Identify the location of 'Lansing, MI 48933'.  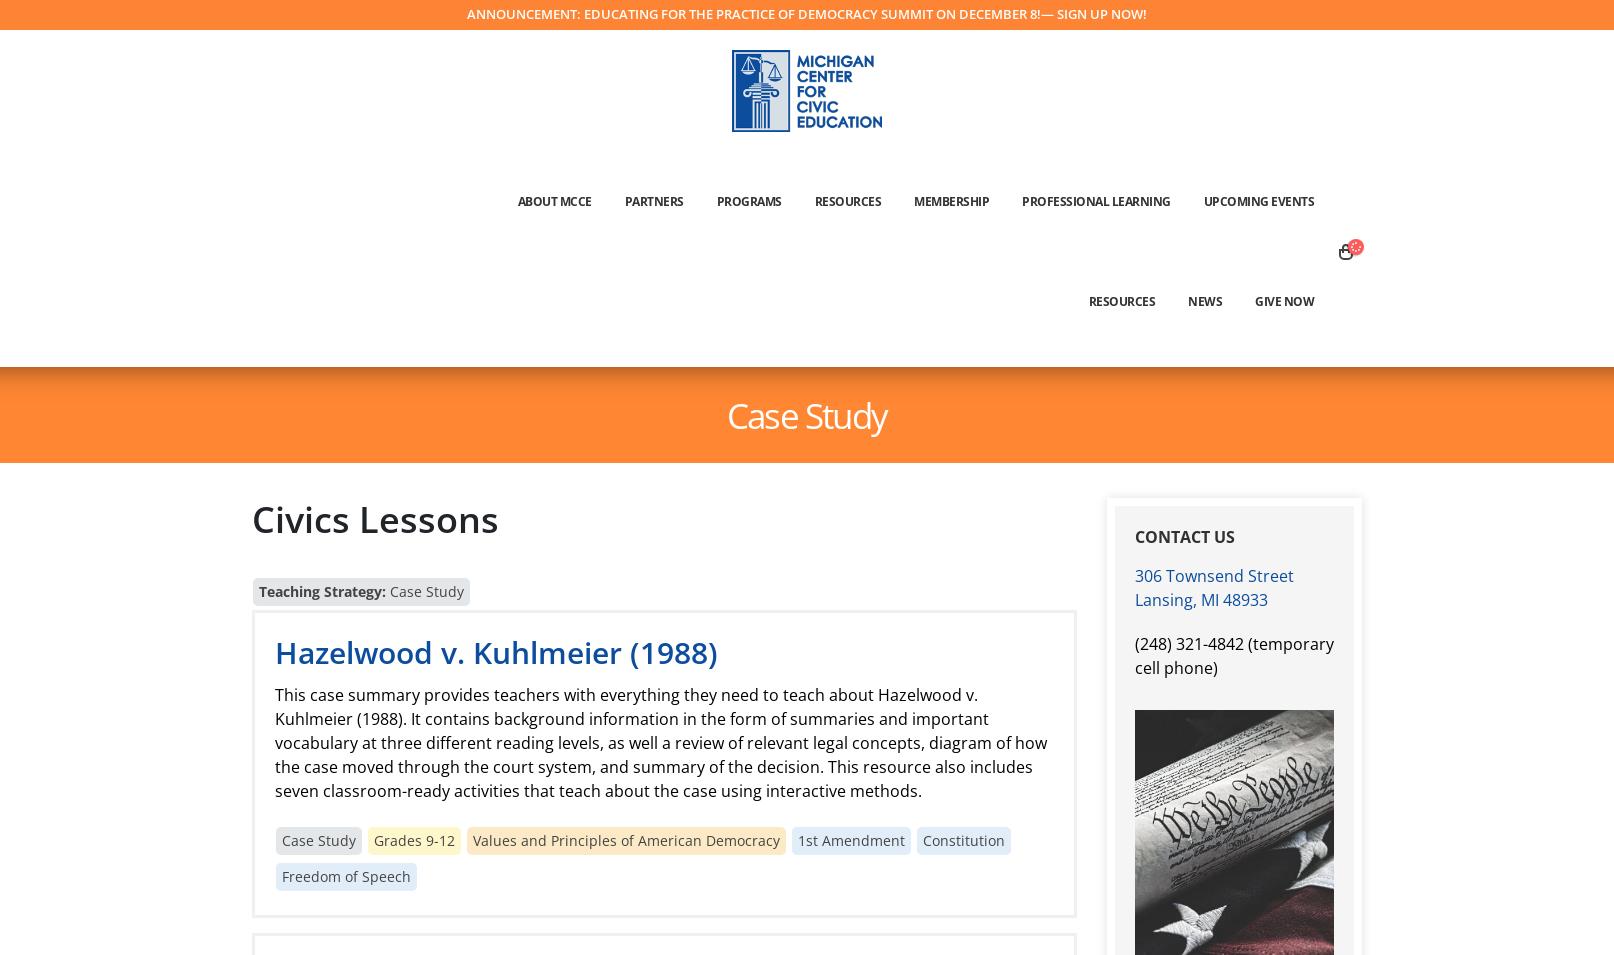
(1201, 598).